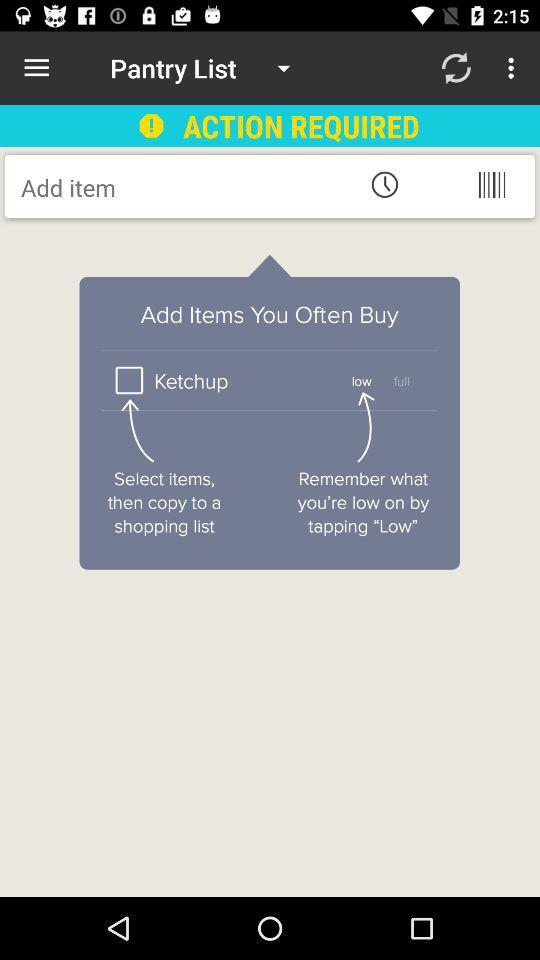 The image size is (540, 960). Describe the element at coordinates (181, 187) in the screenshot. I see `item` at that location.